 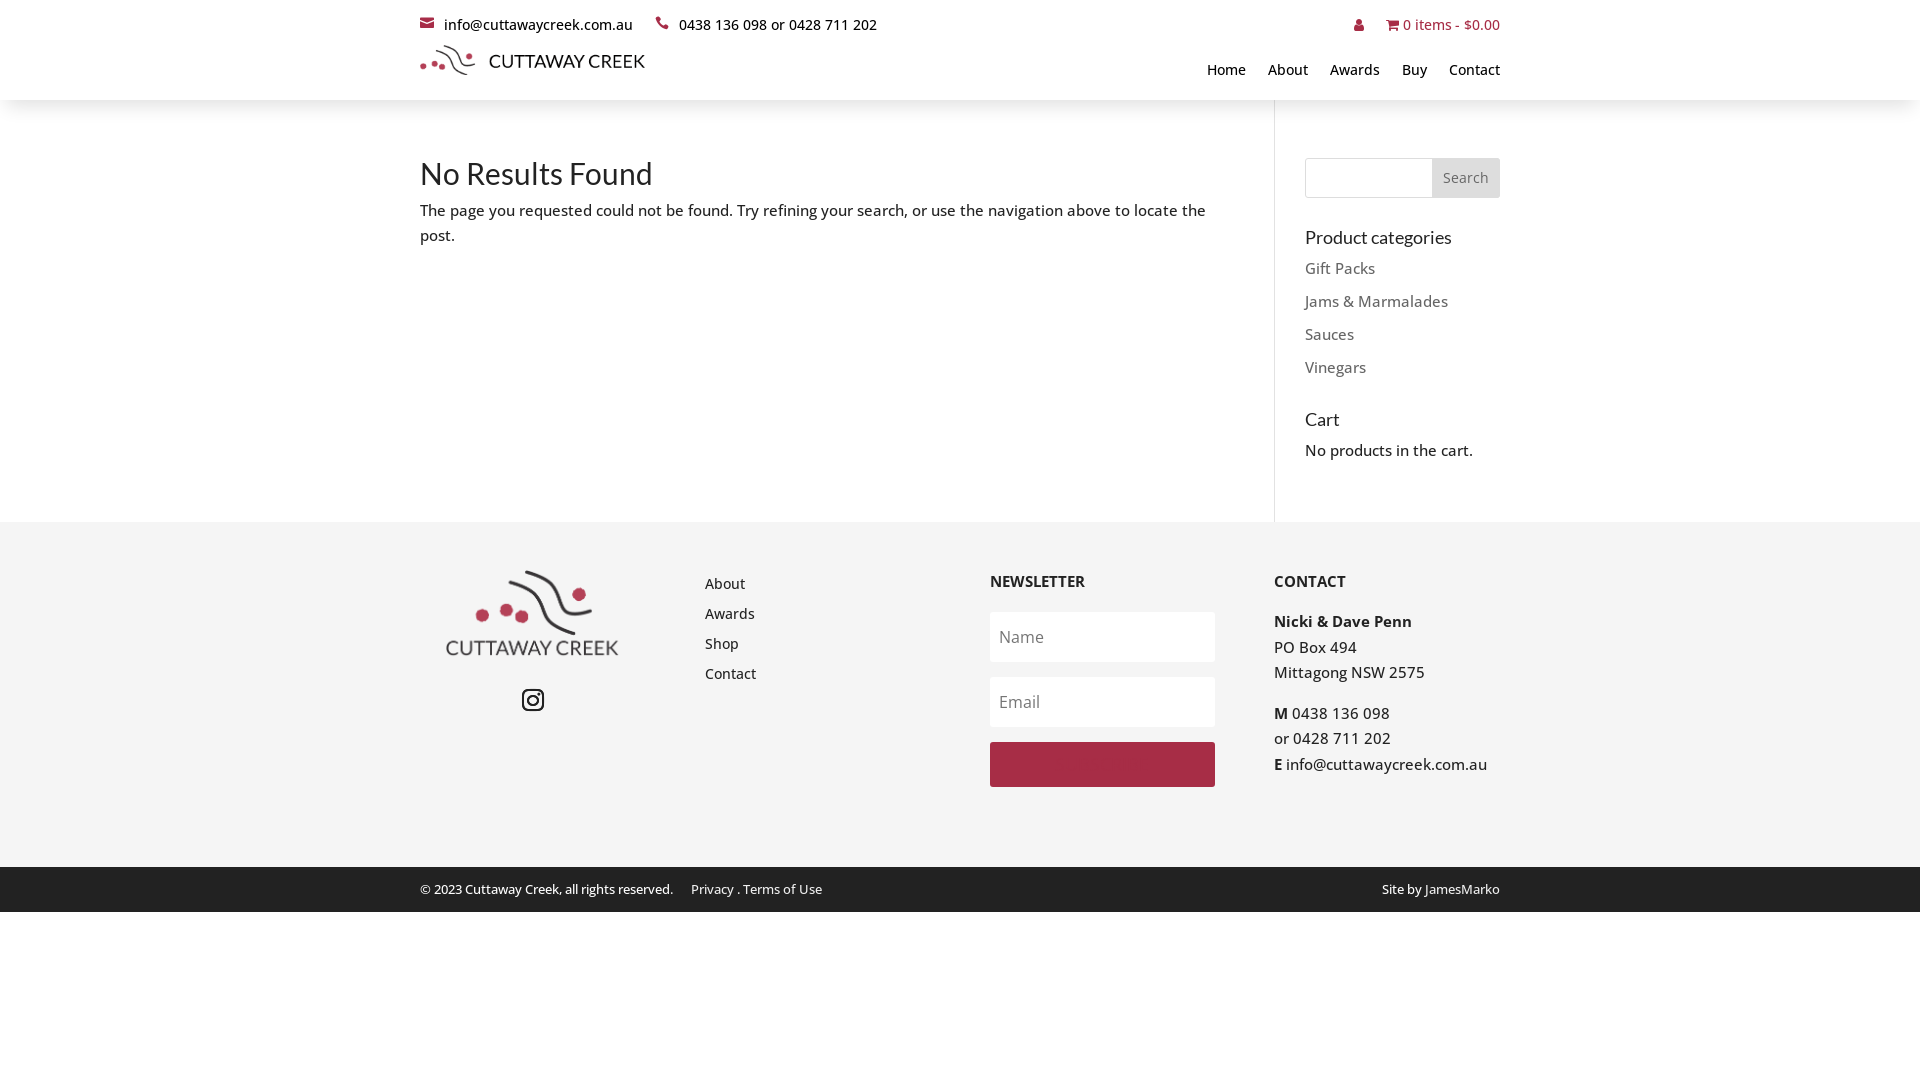 What do you see at coordinates (1413, 72) in the screenshot?
I see `'Buy'` at bounding box center [1413, 72].